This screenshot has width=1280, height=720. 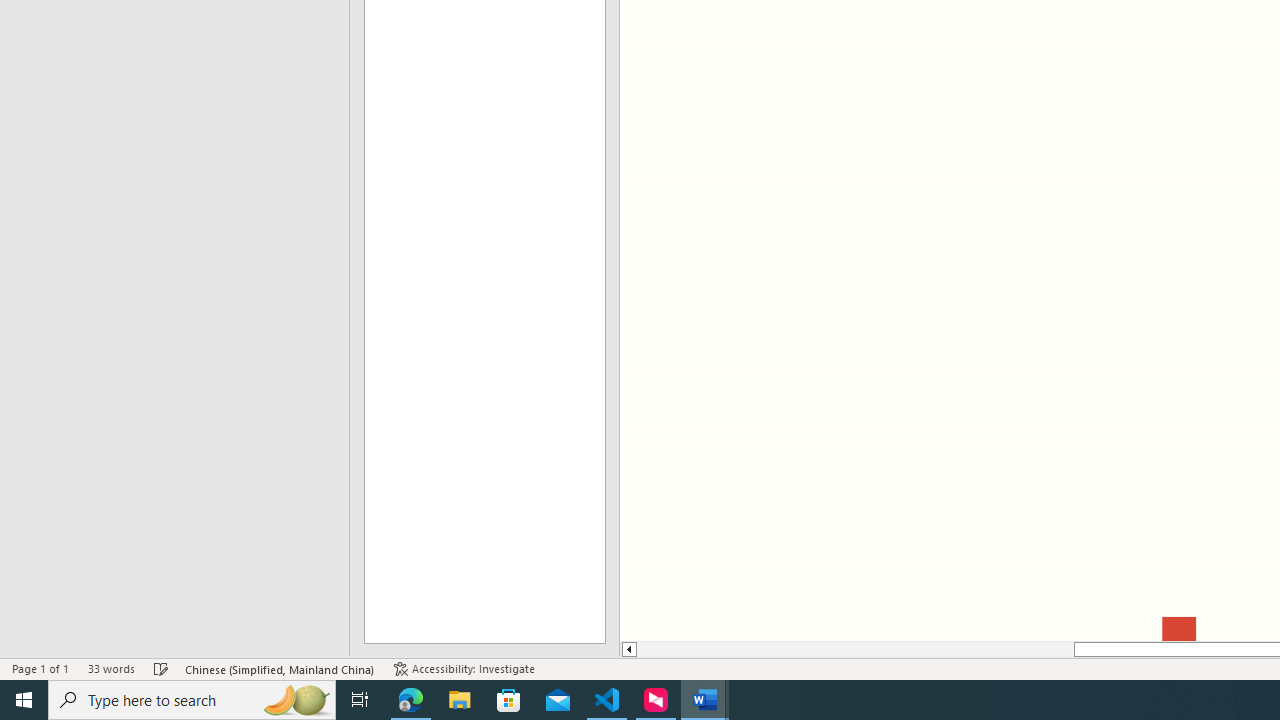 I want to click on 'Page Number Page 1 of 1', so click(x=40, y=669).